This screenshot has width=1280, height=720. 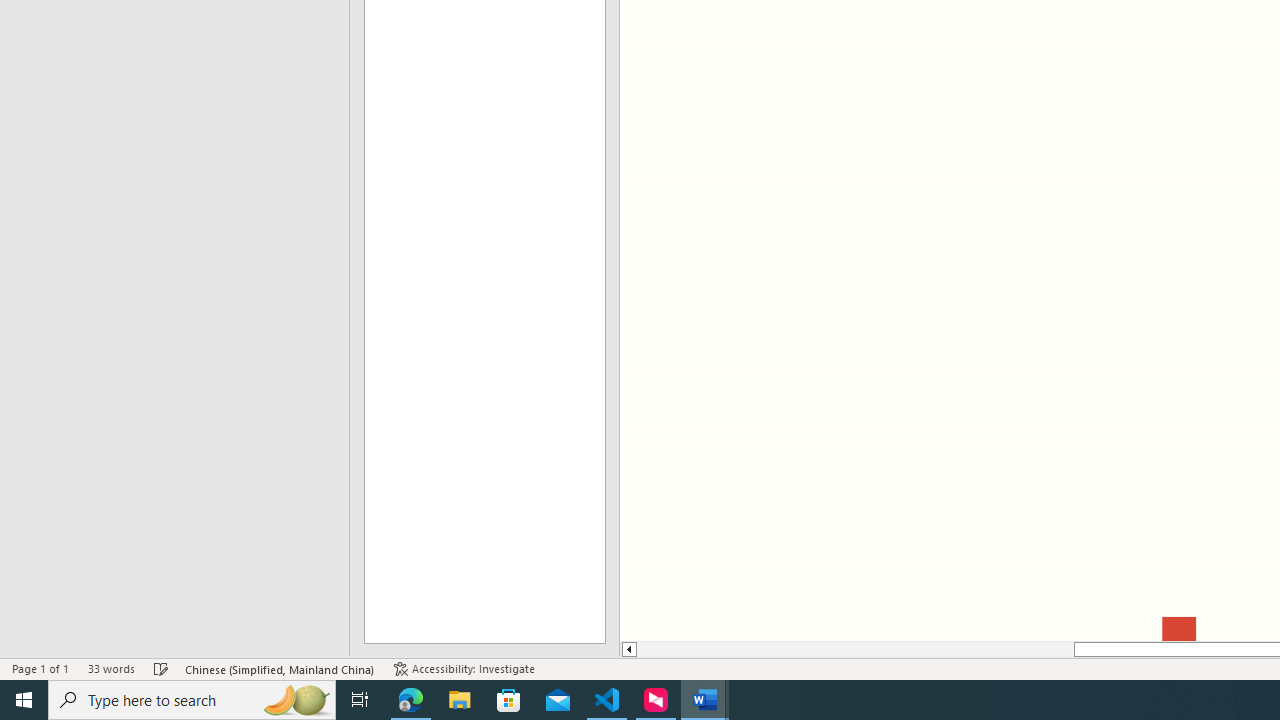 I want to click on 'Page Number Page 1 of 1', so click(x=40, y=669).